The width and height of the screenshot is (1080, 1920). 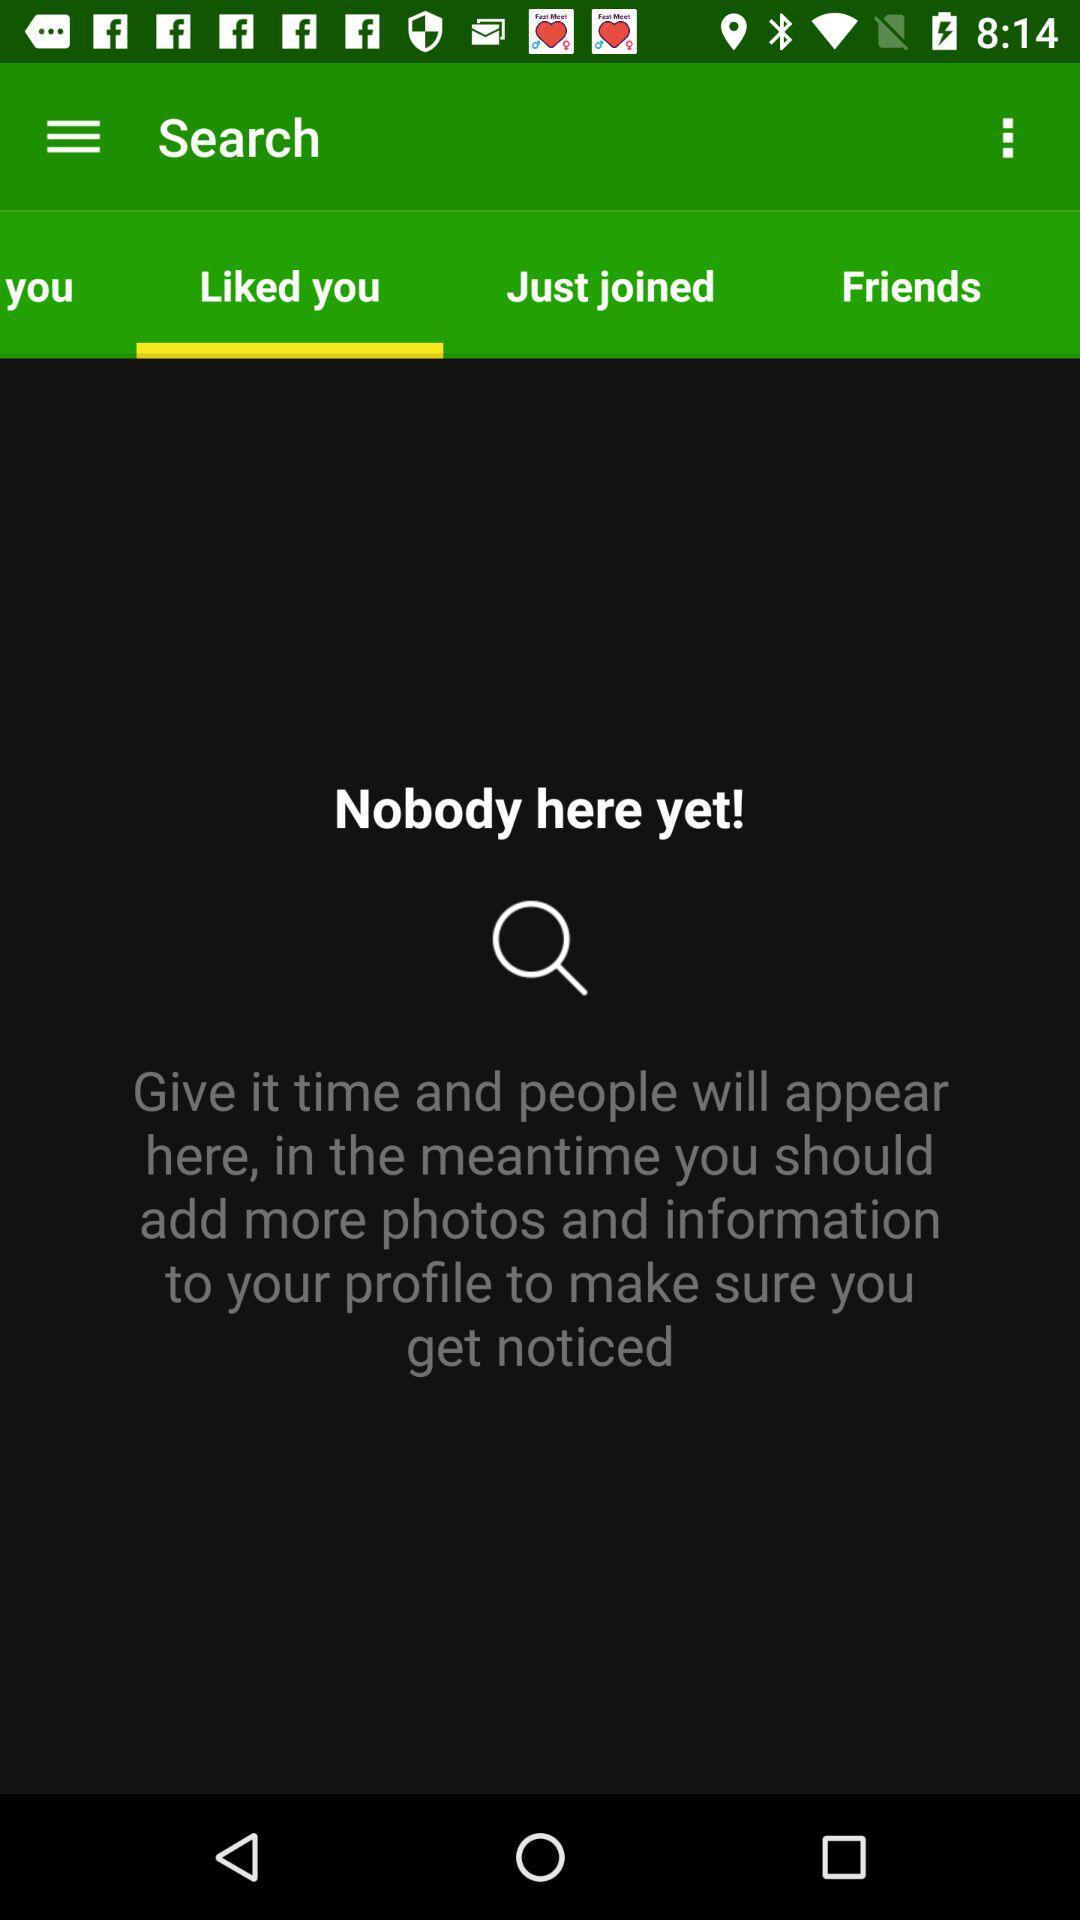 What do you see at coordinates (609, 283) in the screenshot?
I see `icon to the left of the friends` at bounding box center [609, 283].